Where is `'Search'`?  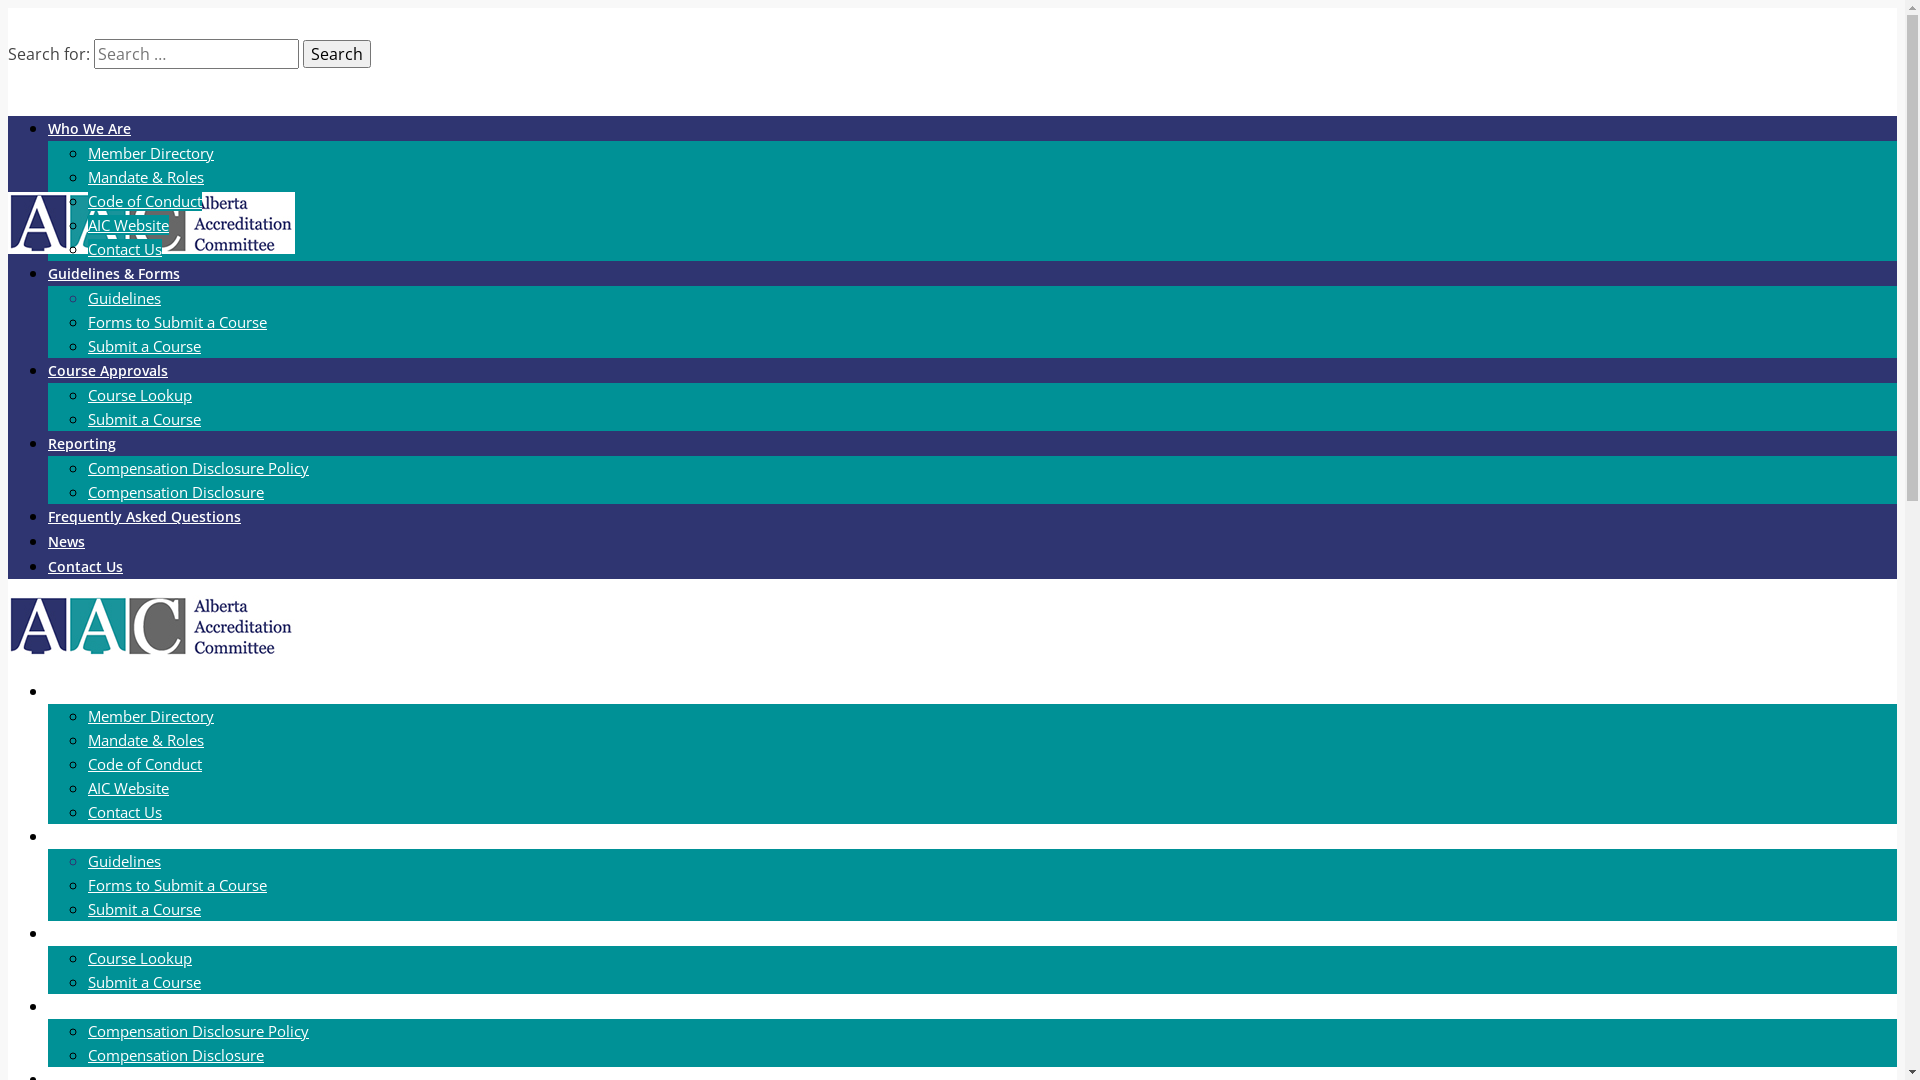 'Search' is located at coordinates (336, 53).